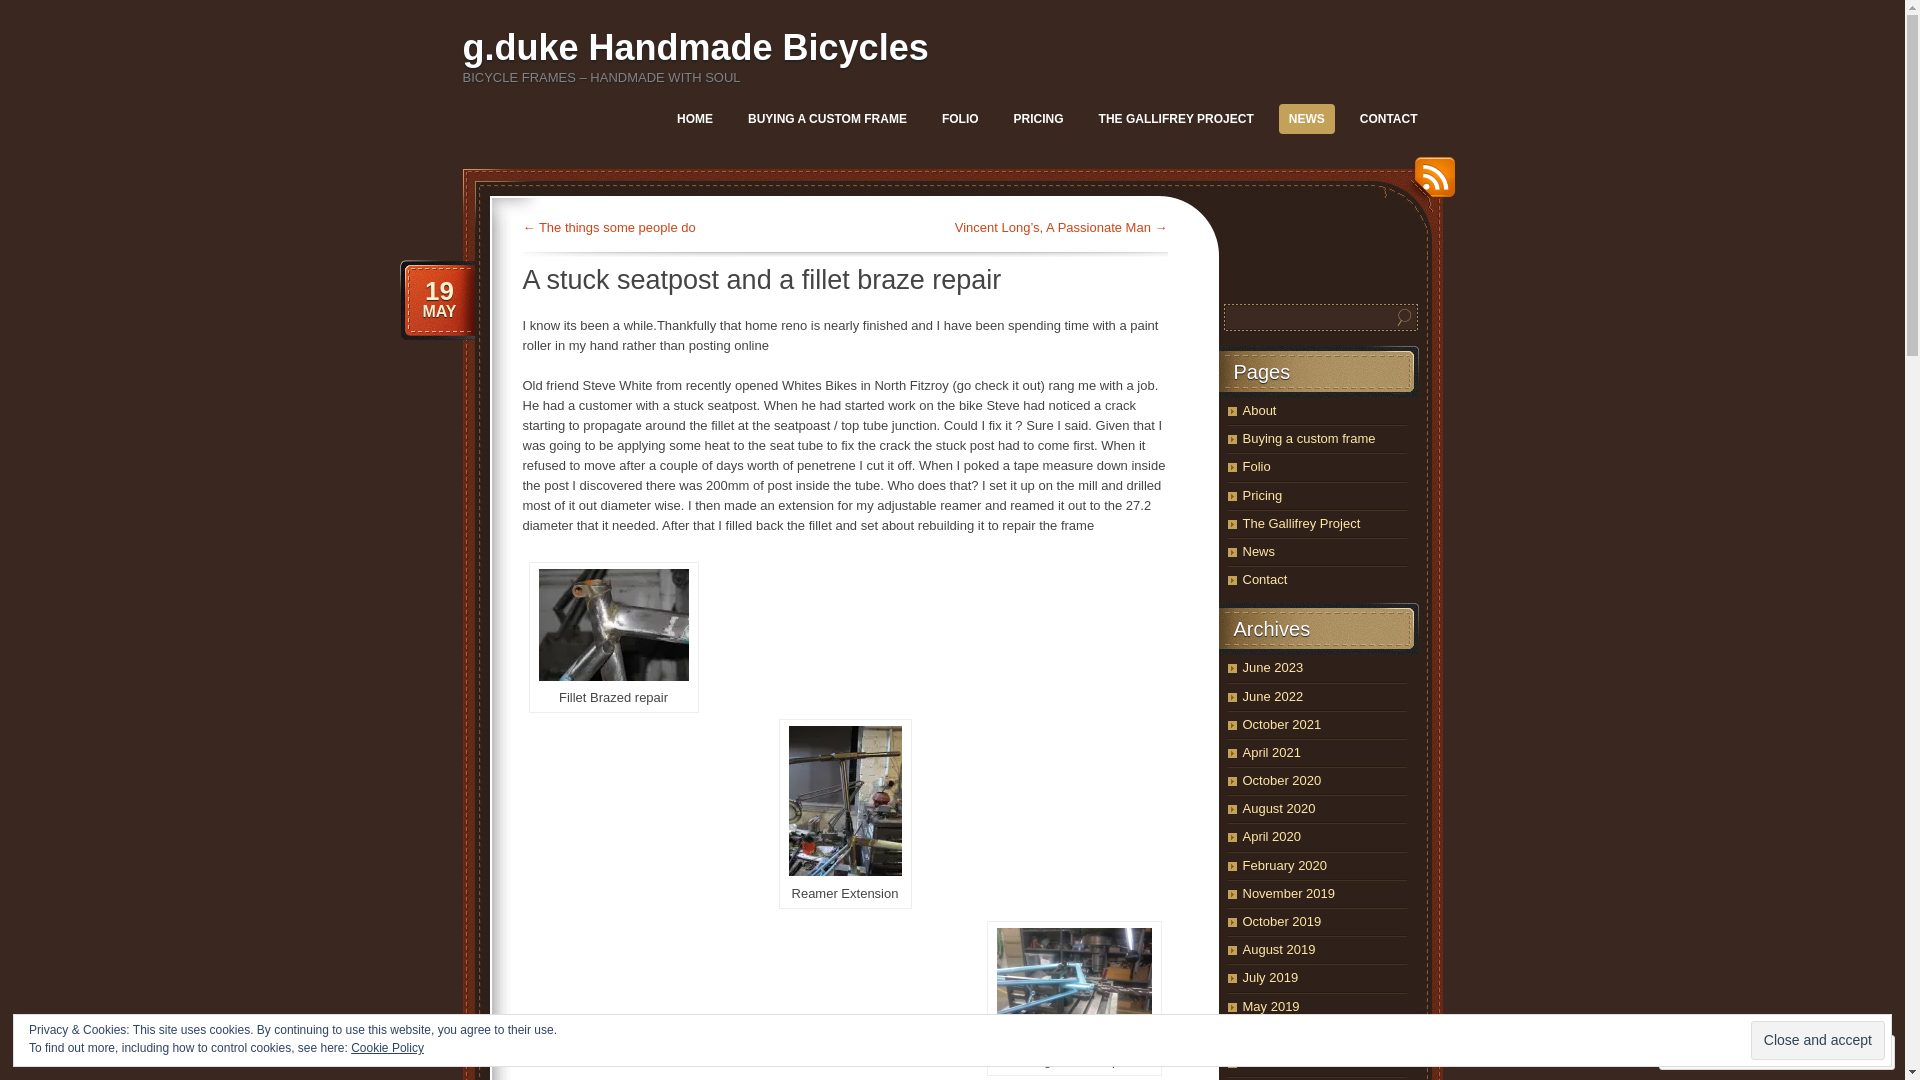 The image size is (1920, 1080). I want to click on 'July 2019', so click(1269, 976).